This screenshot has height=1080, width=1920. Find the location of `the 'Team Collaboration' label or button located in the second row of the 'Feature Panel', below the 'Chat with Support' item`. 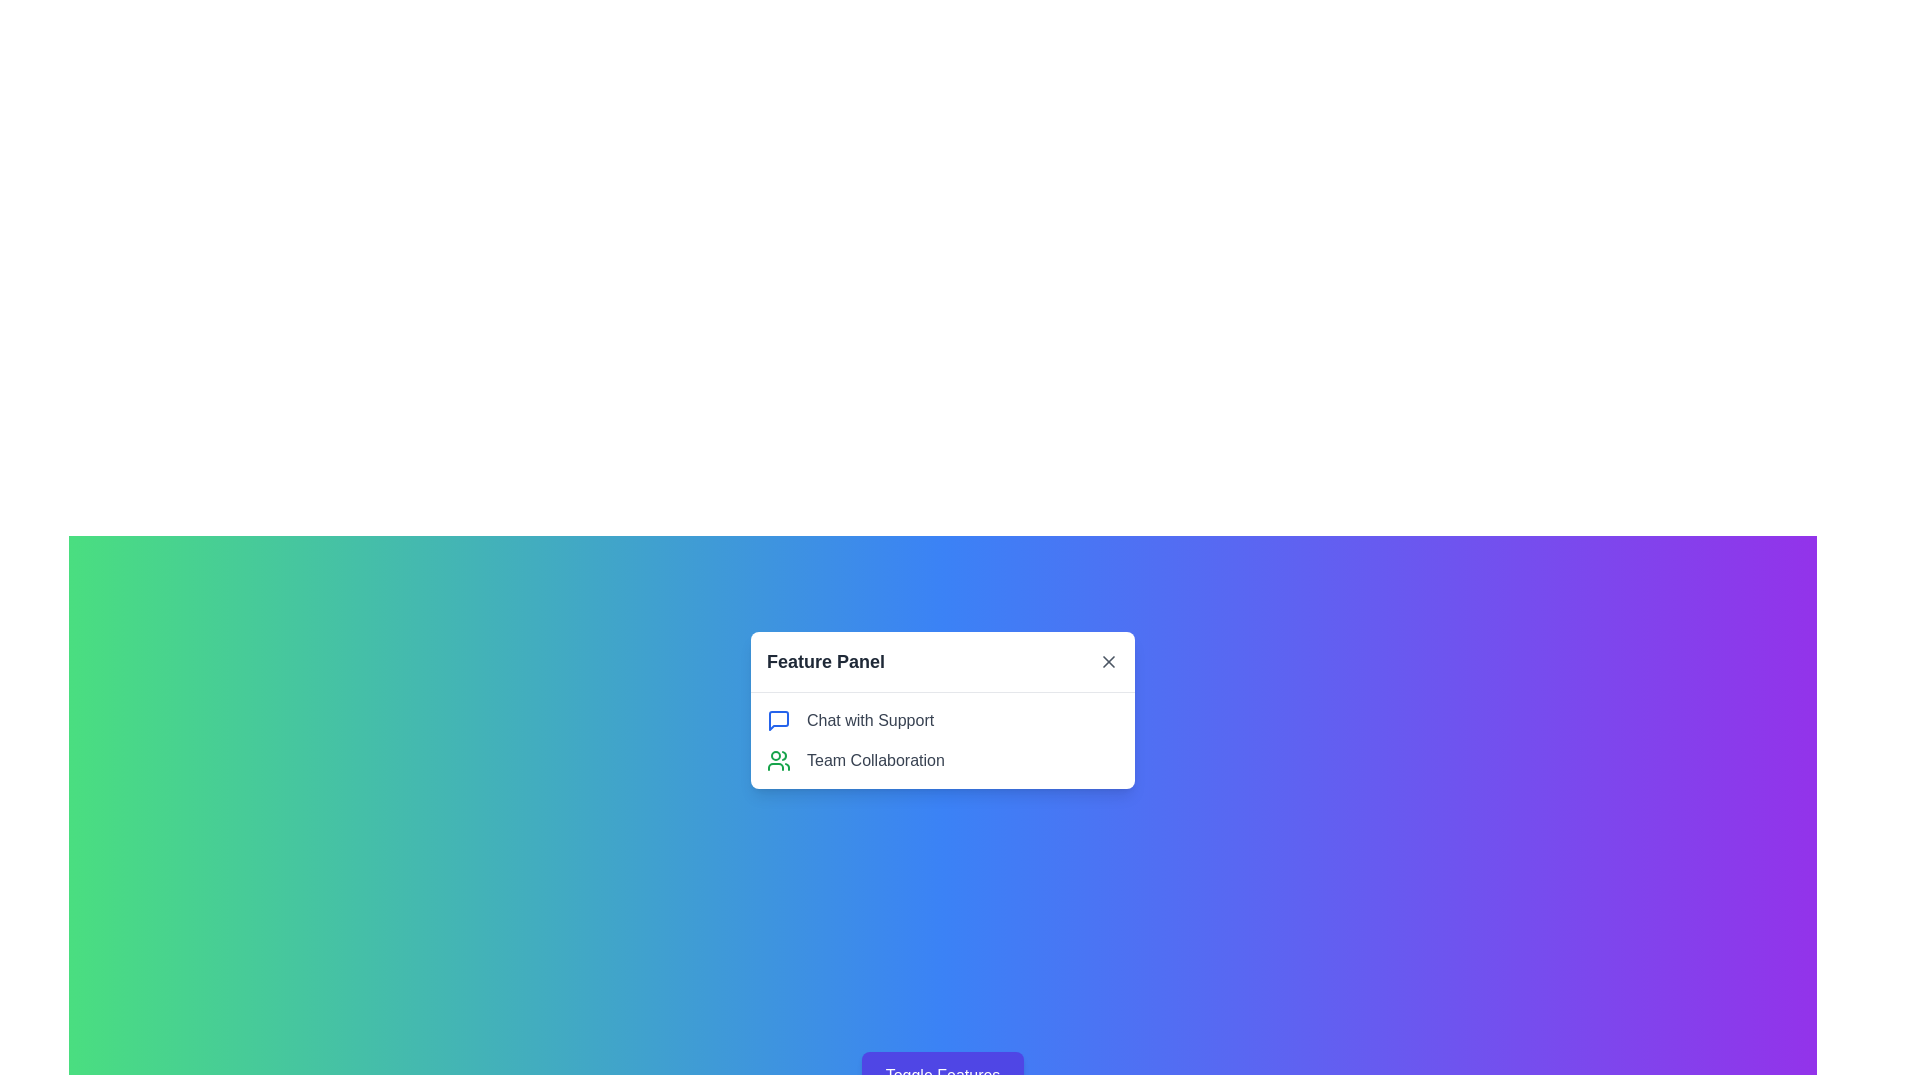

the 'Team Collaboration' label or button located in the second row of the 'Feature Panel', below the 'Chat with Support' item is located at coordinates (941, 760).